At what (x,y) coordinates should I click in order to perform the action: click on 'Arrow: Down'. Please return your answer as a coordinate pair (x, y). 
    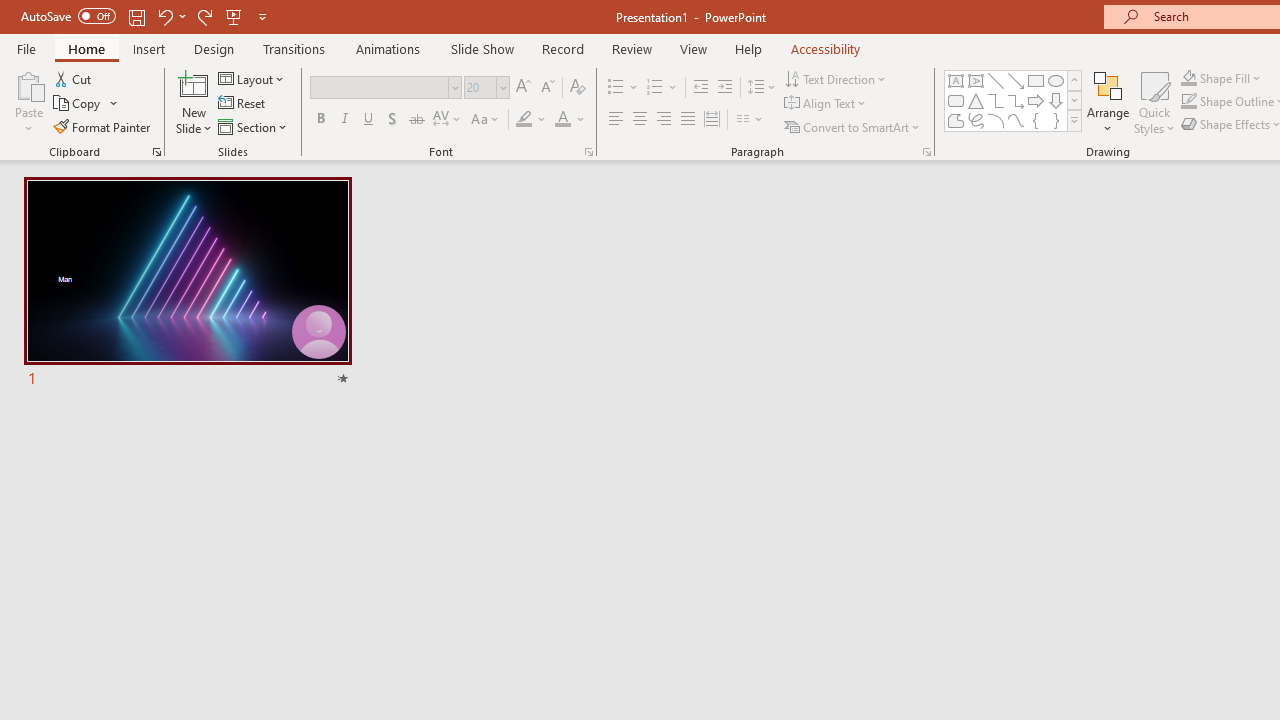
    Looking at the image, I should click on (1055, 100).